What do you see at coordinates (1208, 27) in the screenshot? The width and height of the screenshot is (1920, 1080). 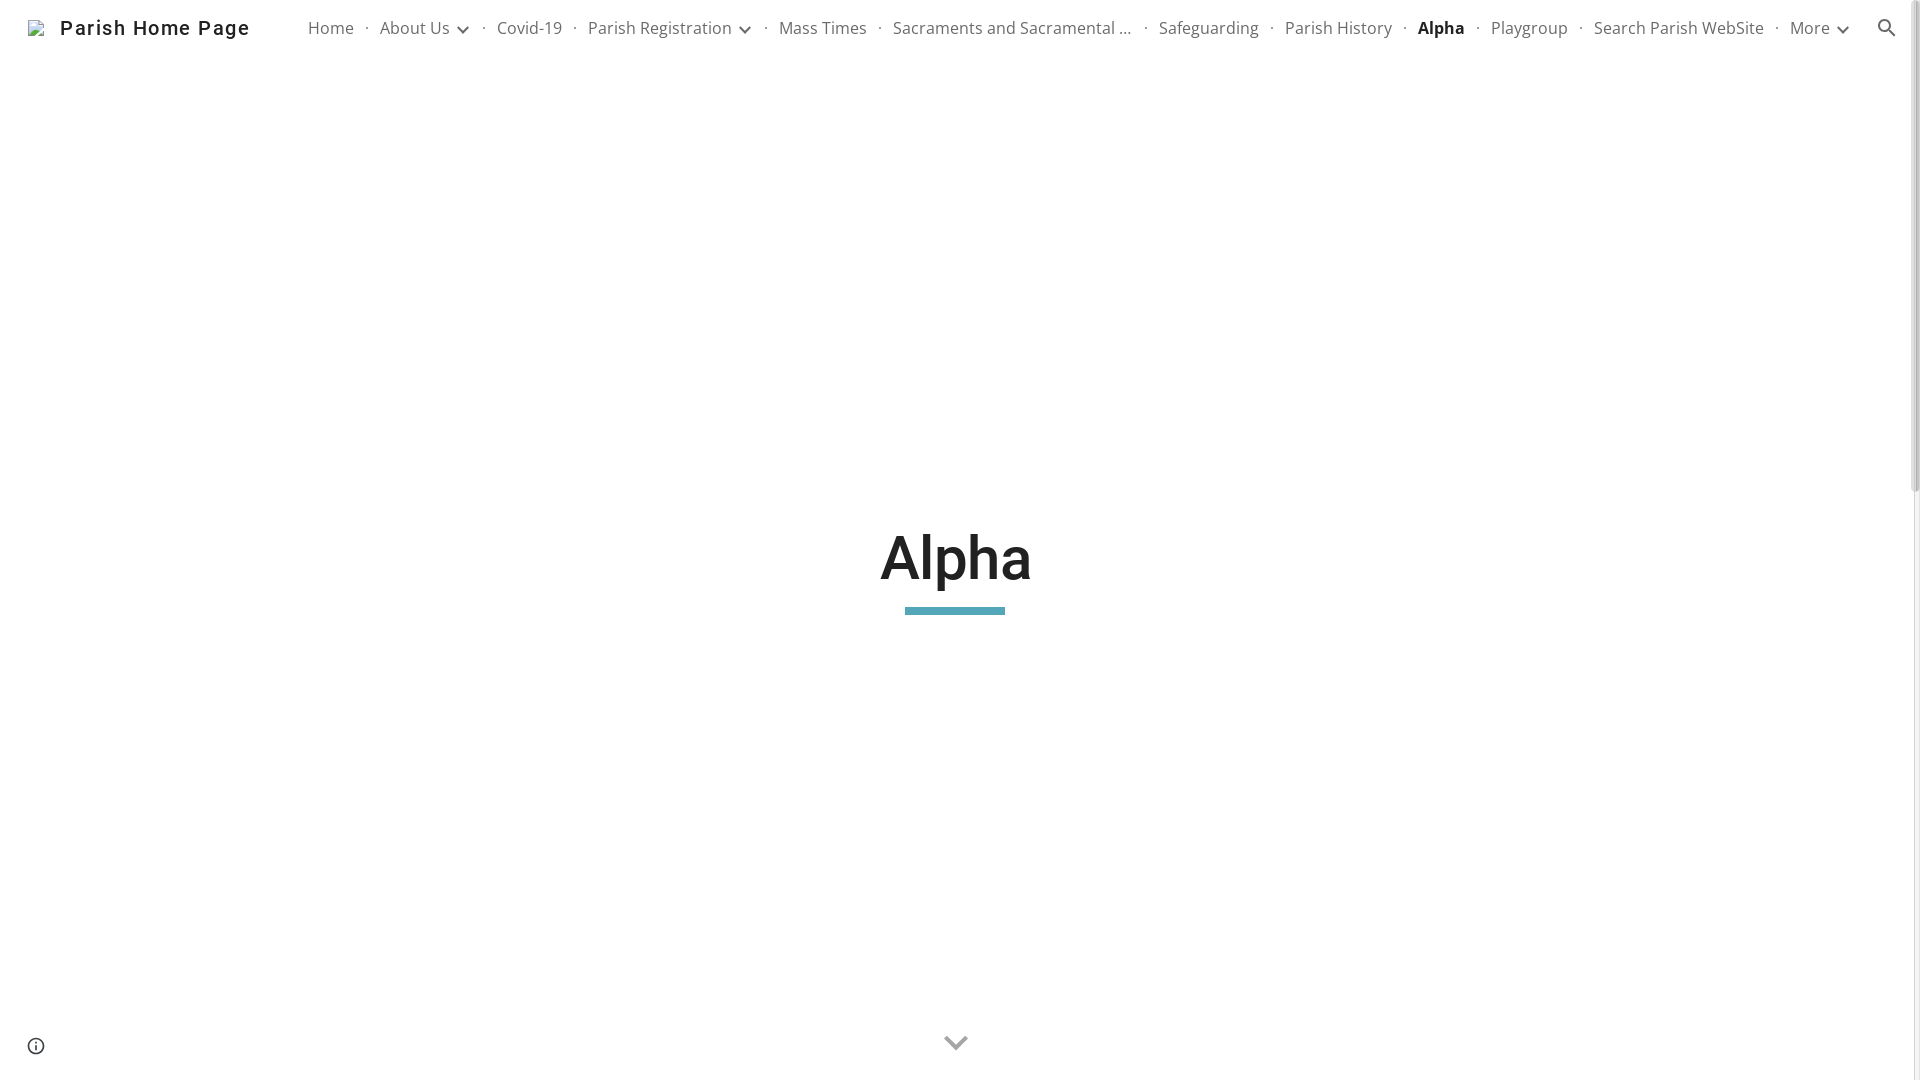 I see `'Safeguarding'` at bounding box center [1208, 27].